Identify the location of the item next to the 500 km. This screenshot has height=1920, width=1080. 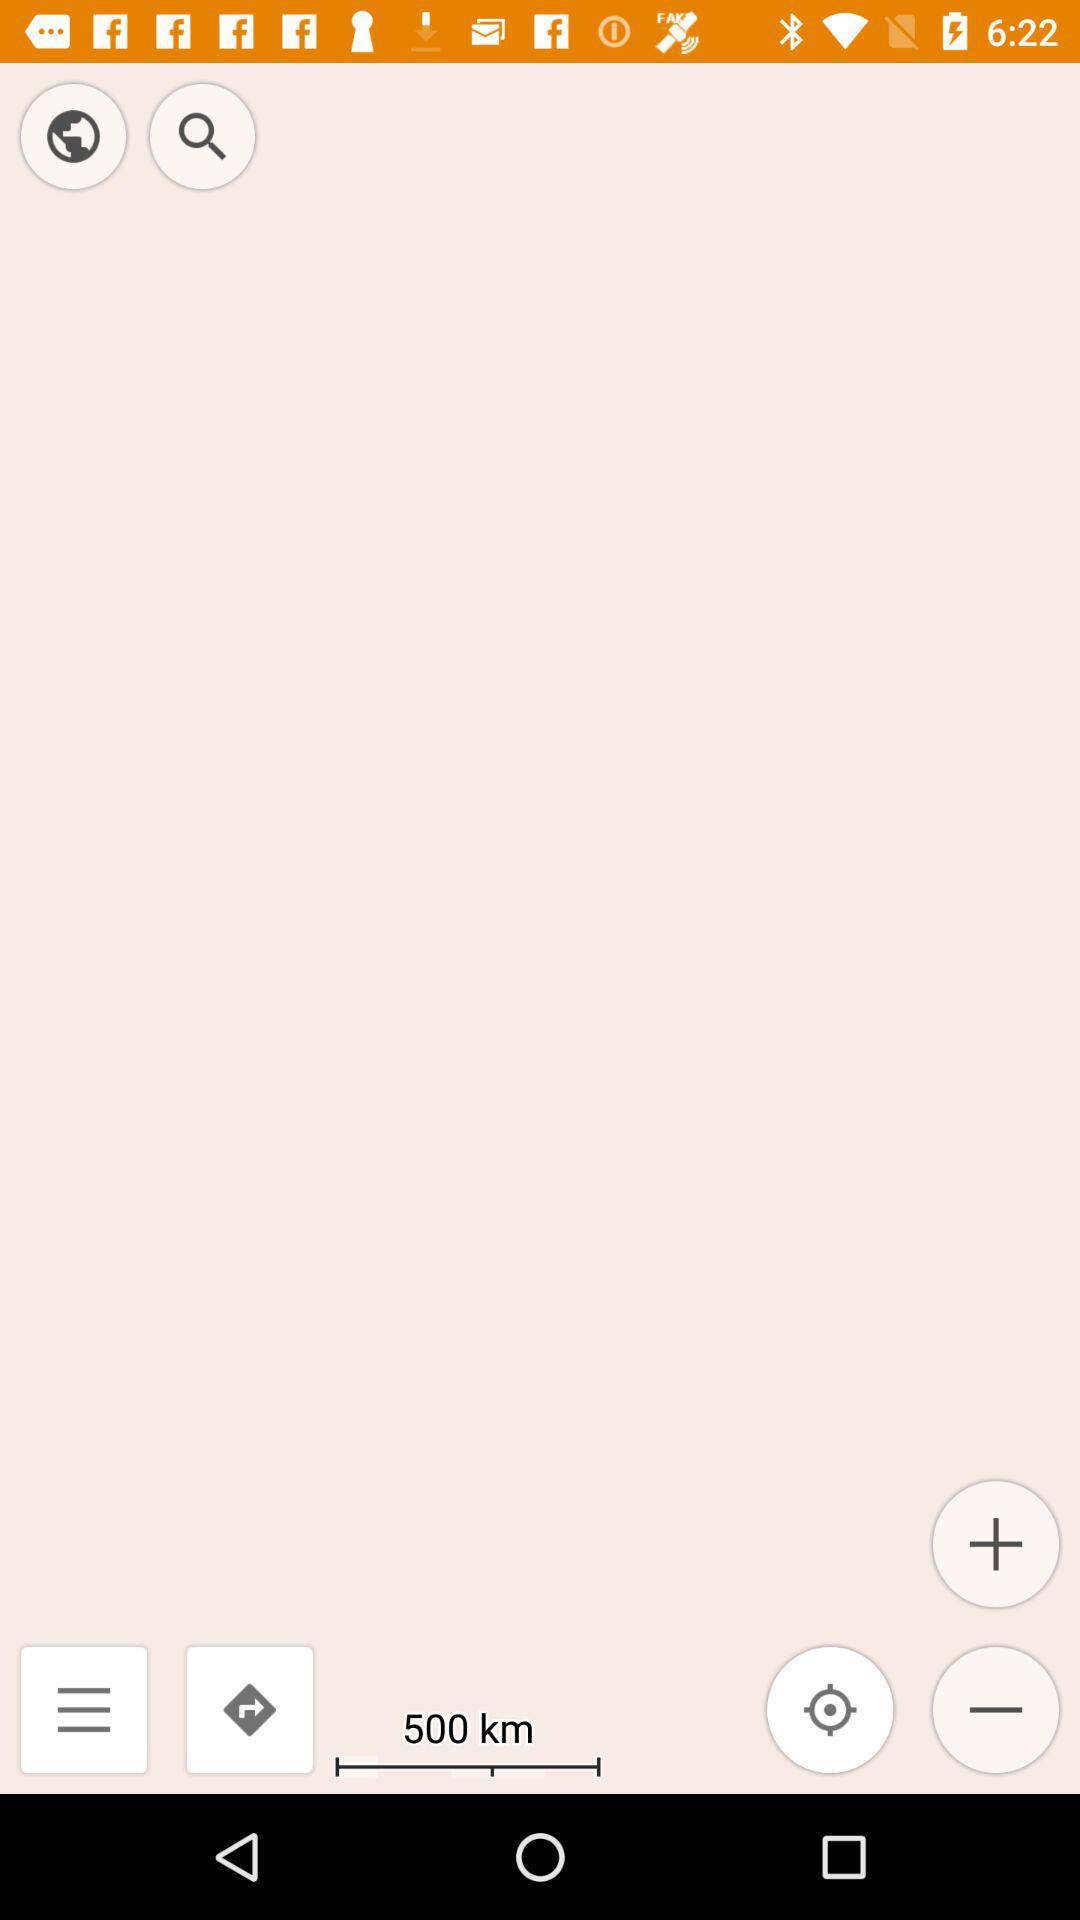
(830, 1708).